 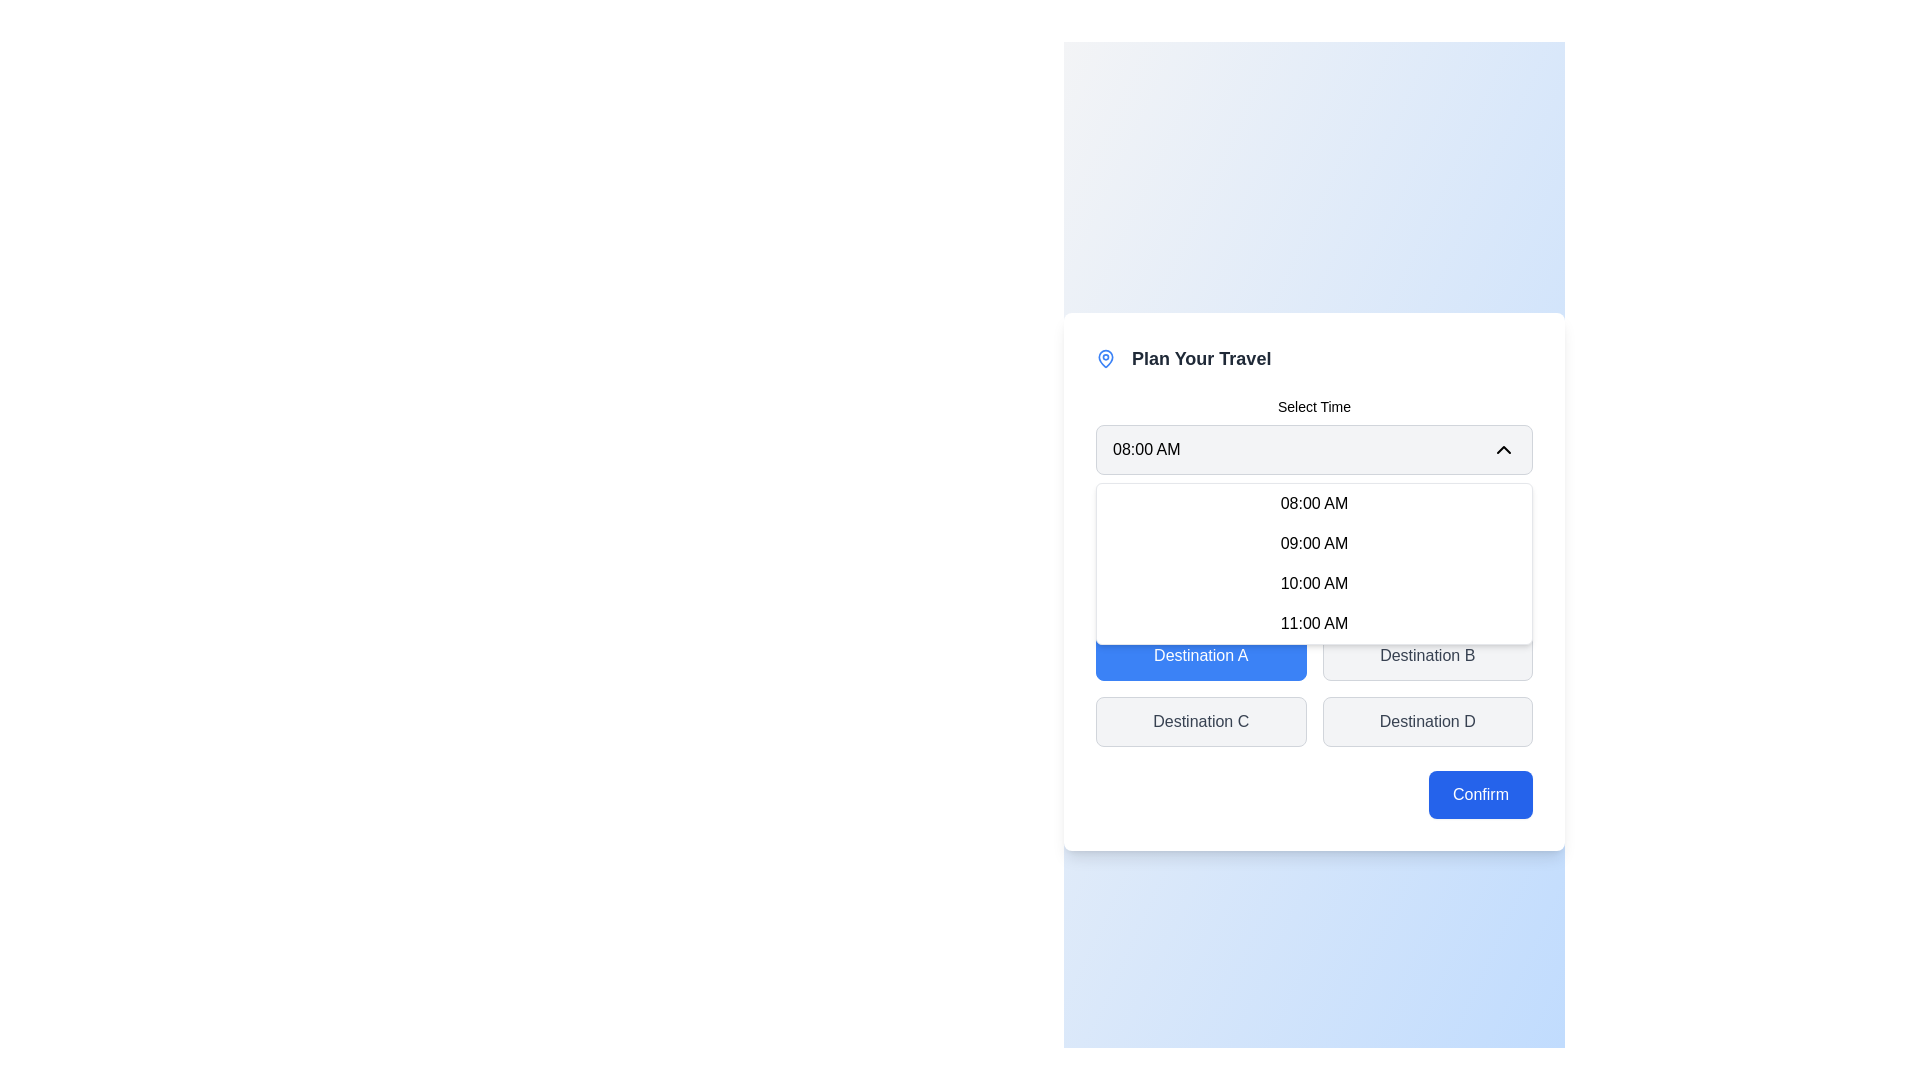 What do you see at coordinates (1200, 655) in the screenshot?
I see `the button labeled 'Destination A' which is the top-left button in a grid layout of selectable destination options` at bounding box center [1200, 655].